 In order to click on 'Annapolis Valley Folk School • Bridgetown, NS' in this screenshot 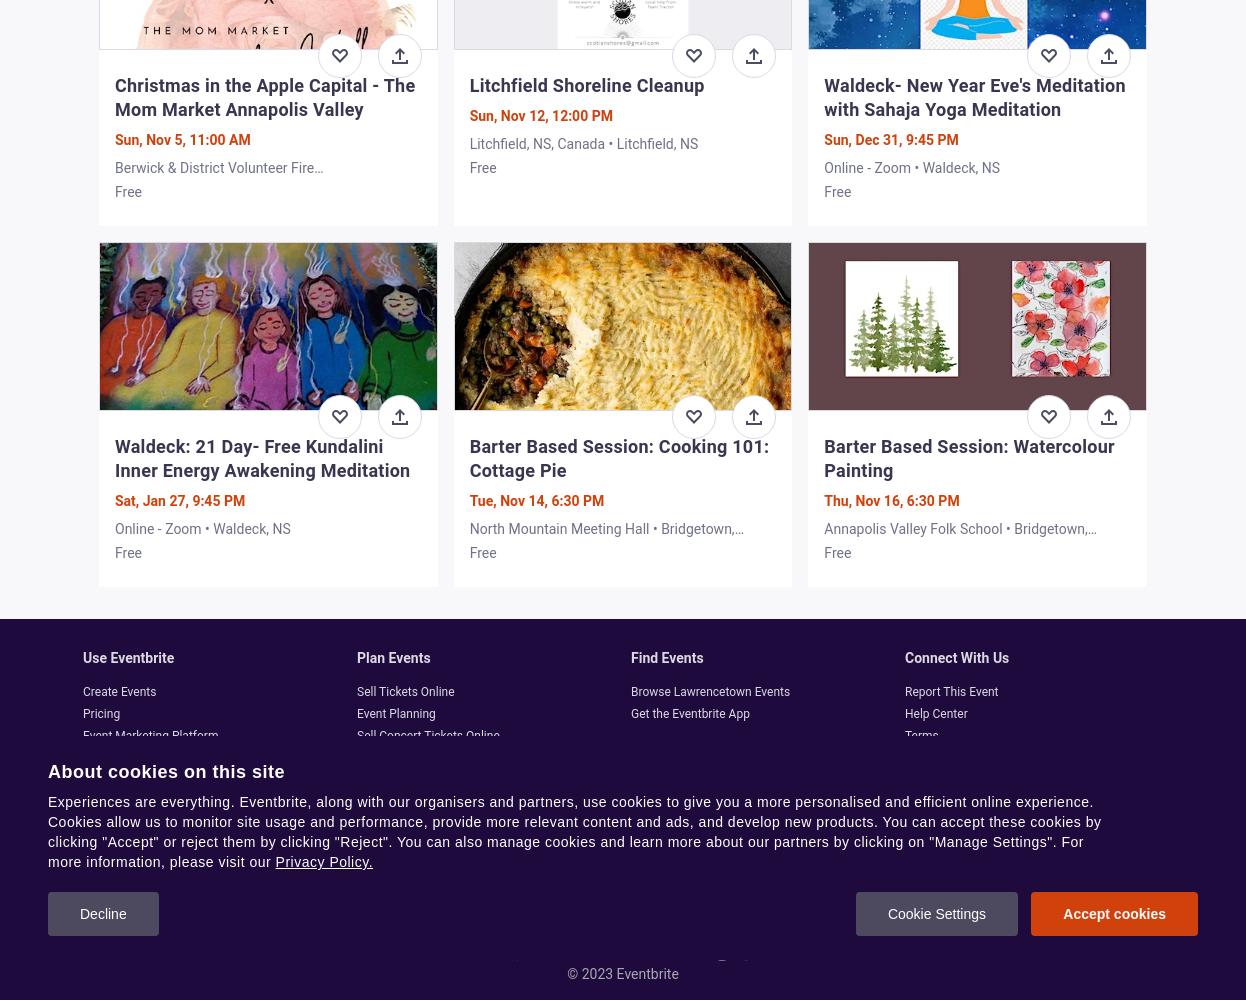, I will do `click(822, 538)`.